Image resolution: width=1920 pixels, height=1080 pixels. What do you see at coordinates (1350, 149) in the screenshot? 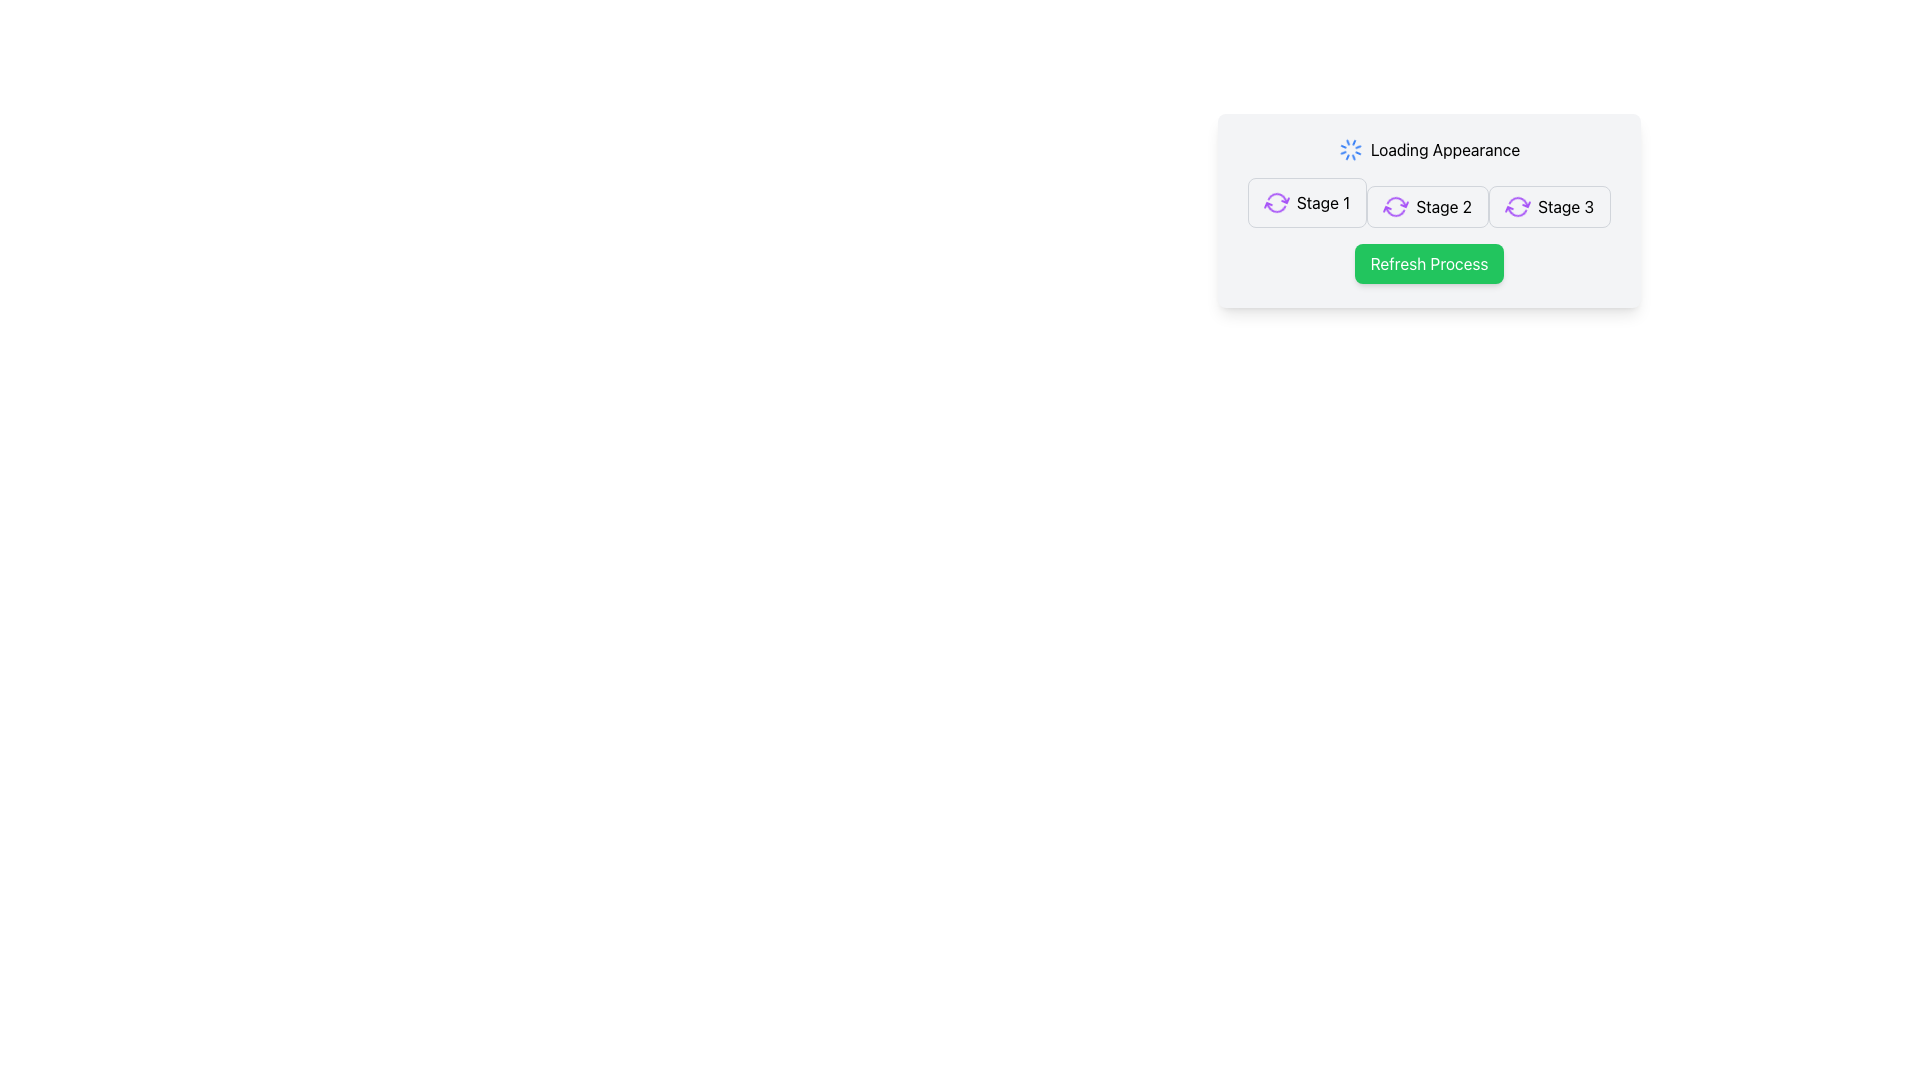
I see `the Spinner Icon located immediately to the left of the 'Loading Appearance' text, which serves as a visual indicator for loading or in-progress status` at bounding box center [1350, 149].